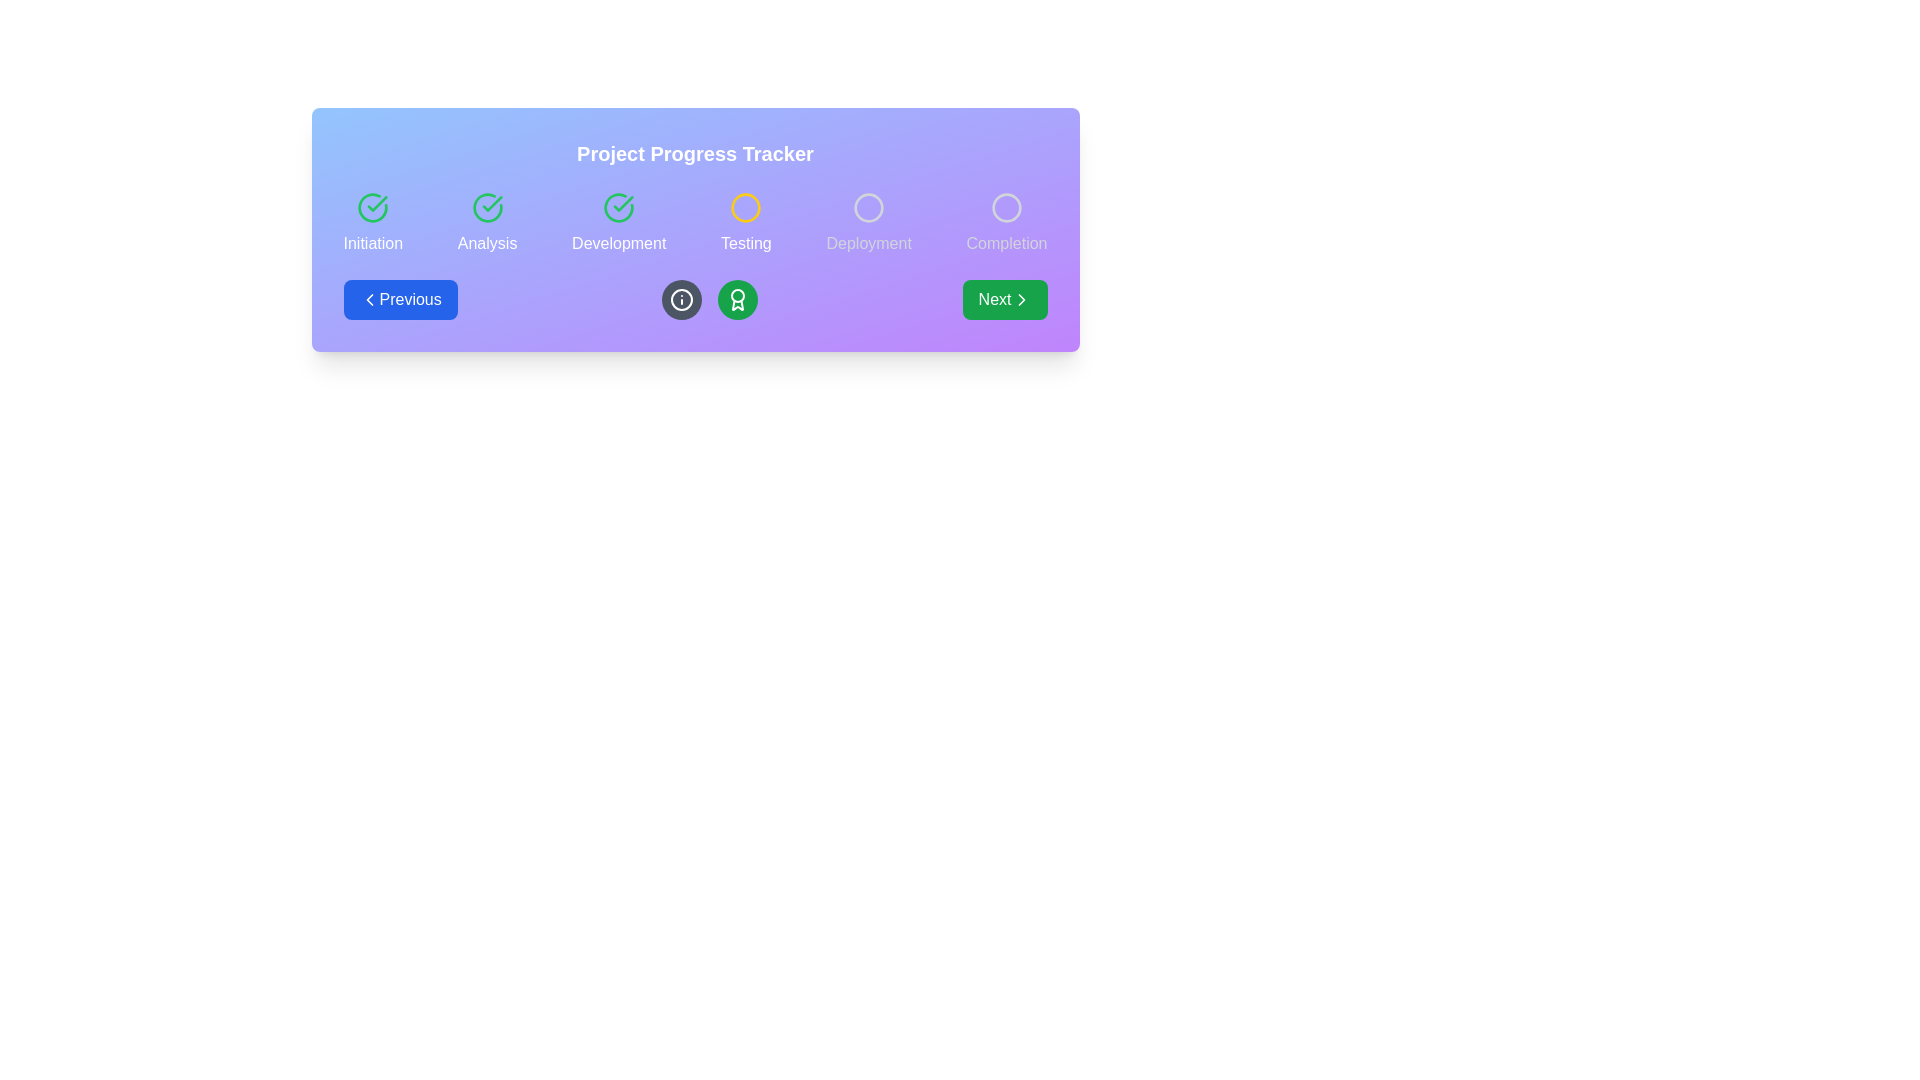 The width and height of the screenshot is (1920, 1080). I want to click on the header text 'Project Progress Tracker' which is bold, large, and centered within a gradient background transitioning from blue to purple, so click(695, 153).